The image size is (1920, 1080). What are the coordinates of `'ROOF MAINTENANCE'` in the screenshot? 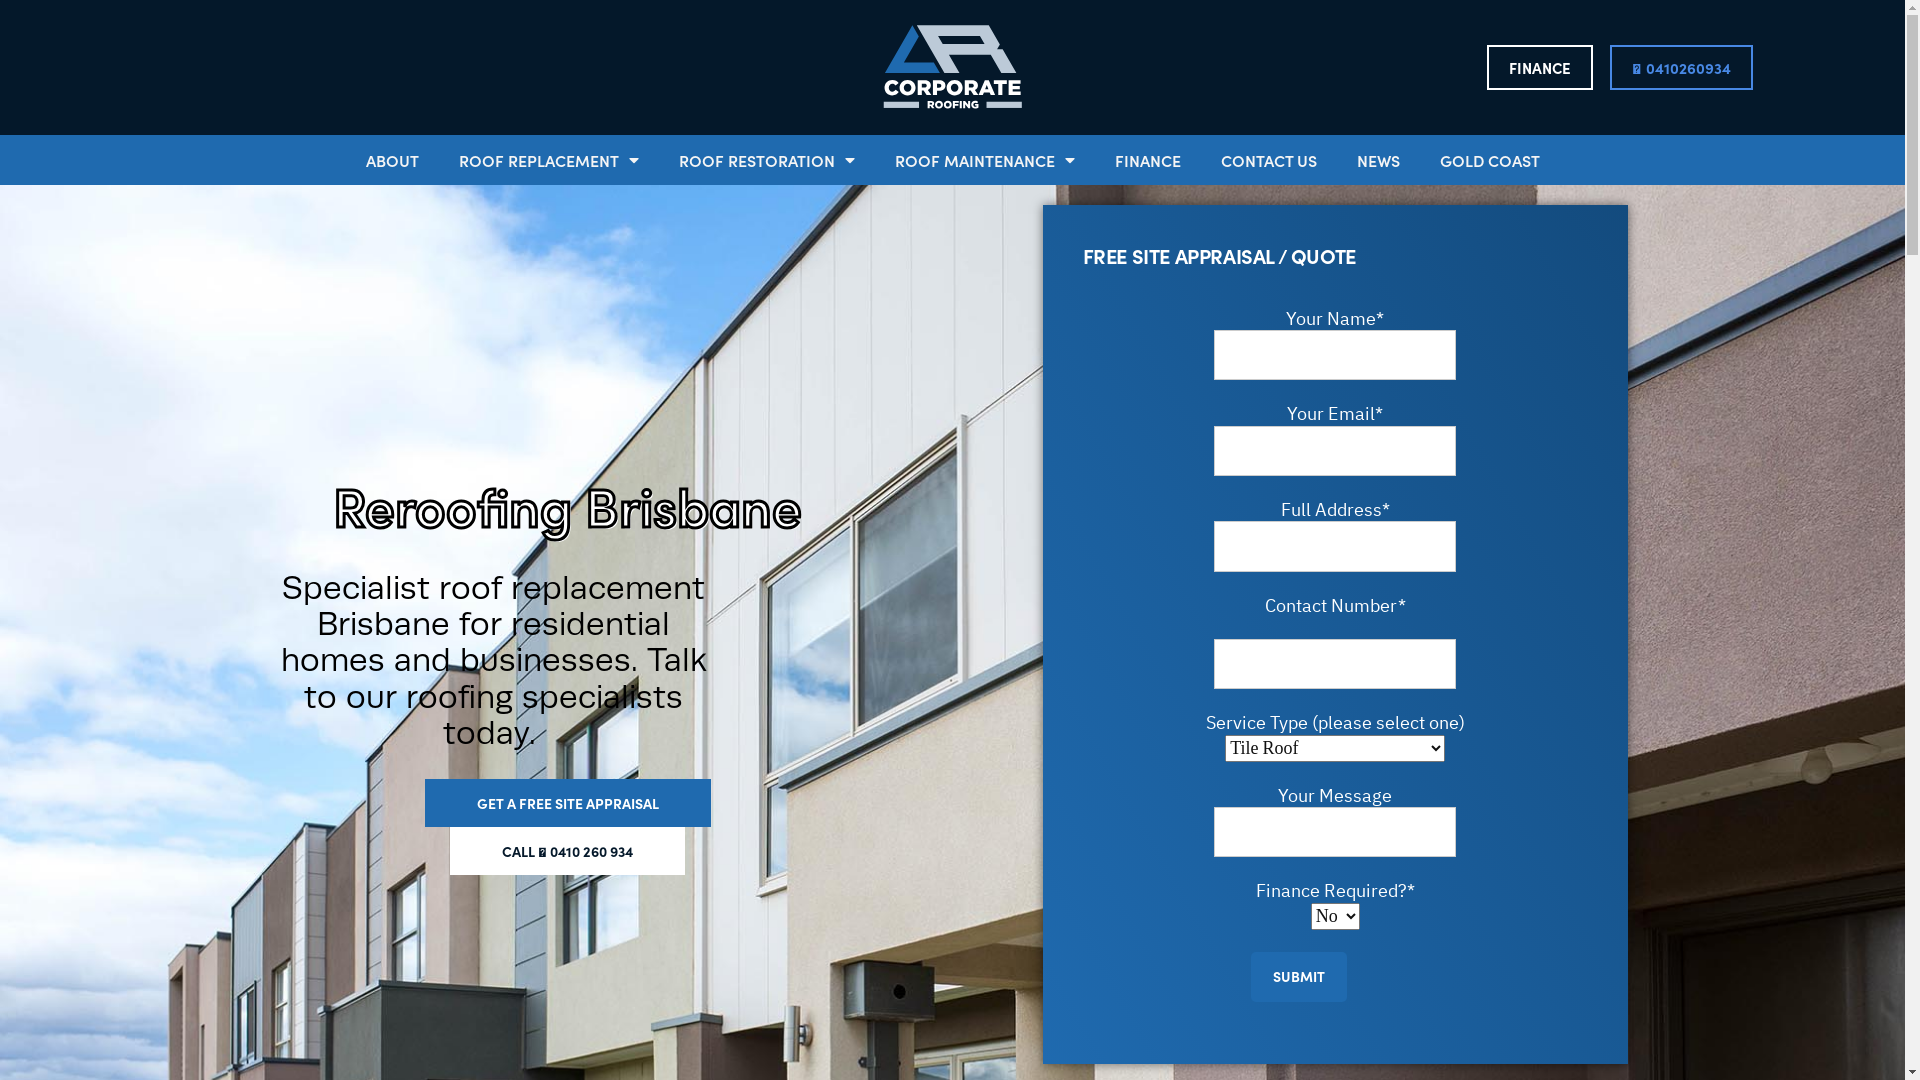 It's located at (873, 158).